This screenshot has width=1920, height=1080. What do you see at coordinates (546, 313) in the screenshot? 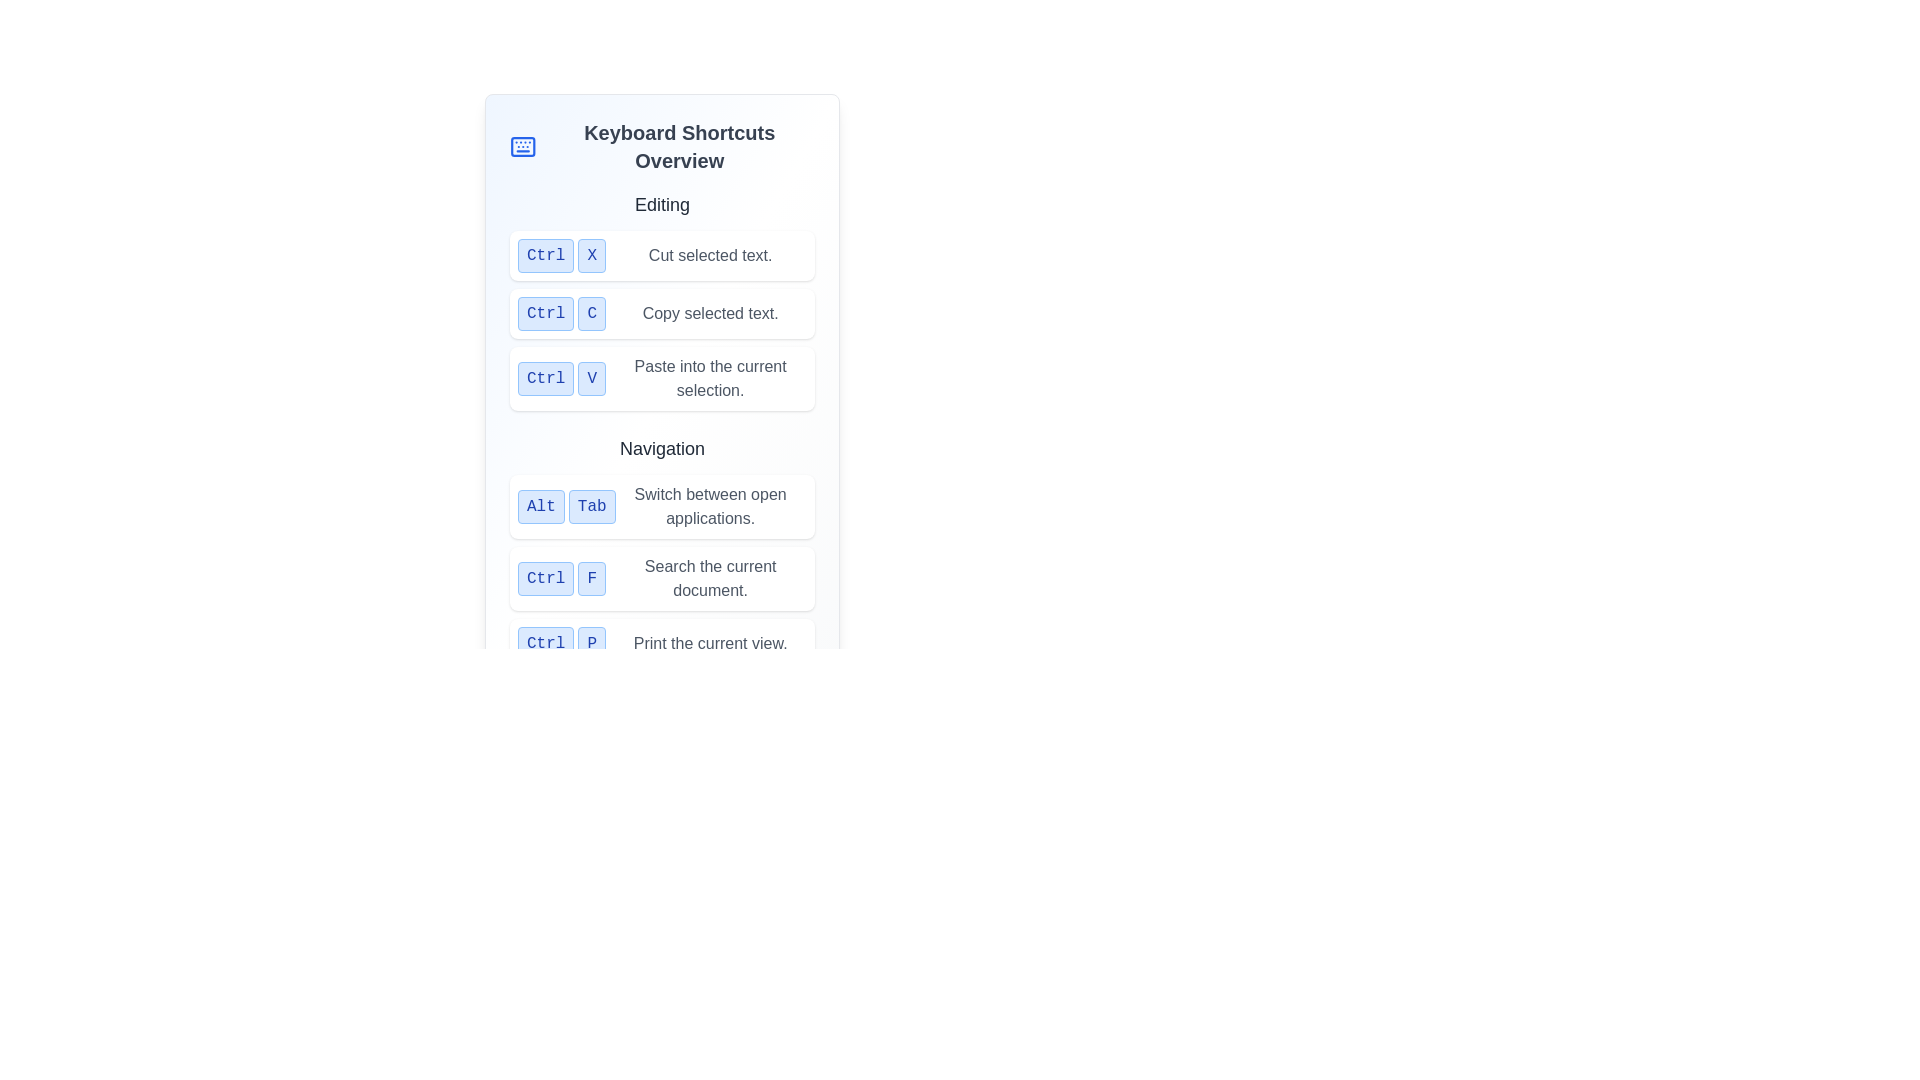
I see `the text on the 'Ctrl' key visual indicator located in the second row of shortcut keys under the 'Editing' section, positioned to the left of the 'C' button` at bounding box center [546, 313].